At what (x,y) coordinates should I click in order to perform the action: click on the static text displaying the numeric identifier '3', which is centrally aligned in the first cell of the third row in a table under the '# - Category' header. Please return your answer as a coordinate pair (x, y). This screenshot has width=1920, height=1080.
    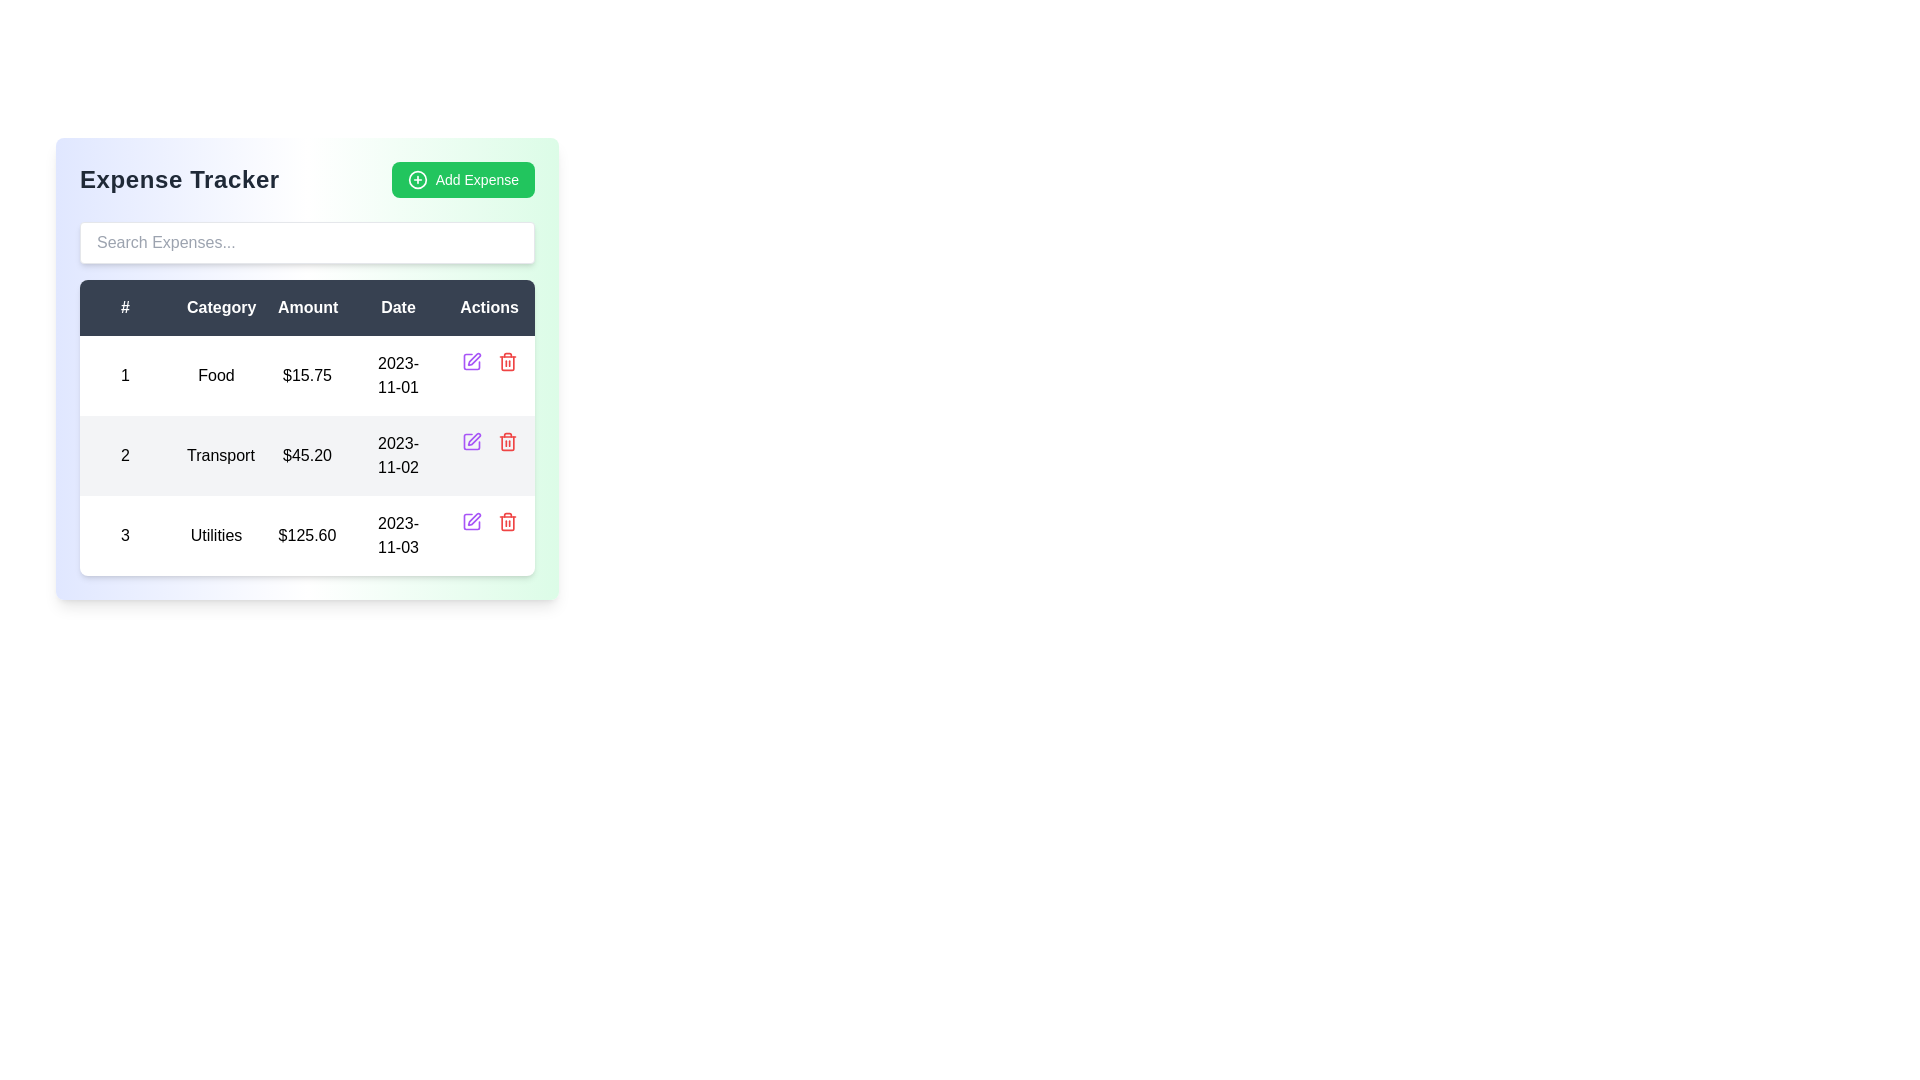
    Looking at the image, I should click on (124, 535).